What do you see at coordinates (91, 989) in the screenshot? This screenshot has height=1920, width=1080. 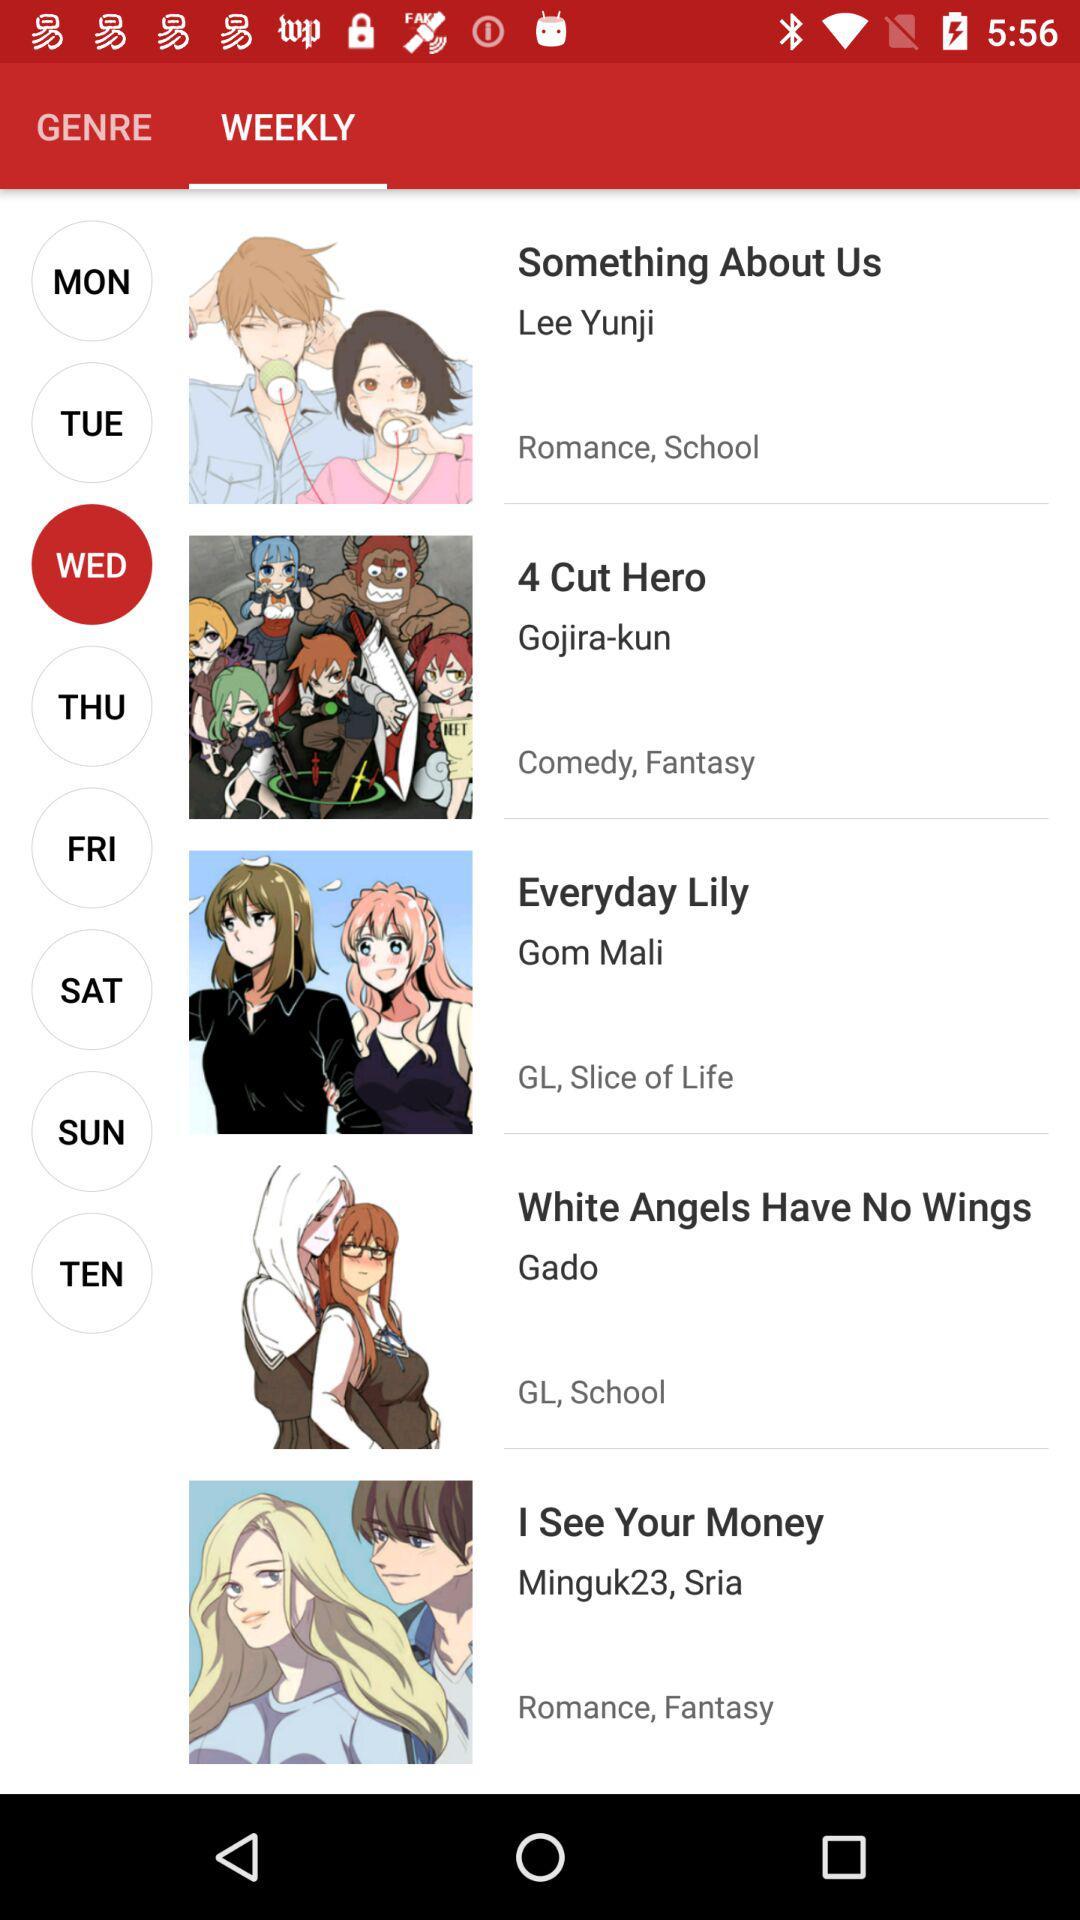 I see `sat` at bounding box center [91, 989].